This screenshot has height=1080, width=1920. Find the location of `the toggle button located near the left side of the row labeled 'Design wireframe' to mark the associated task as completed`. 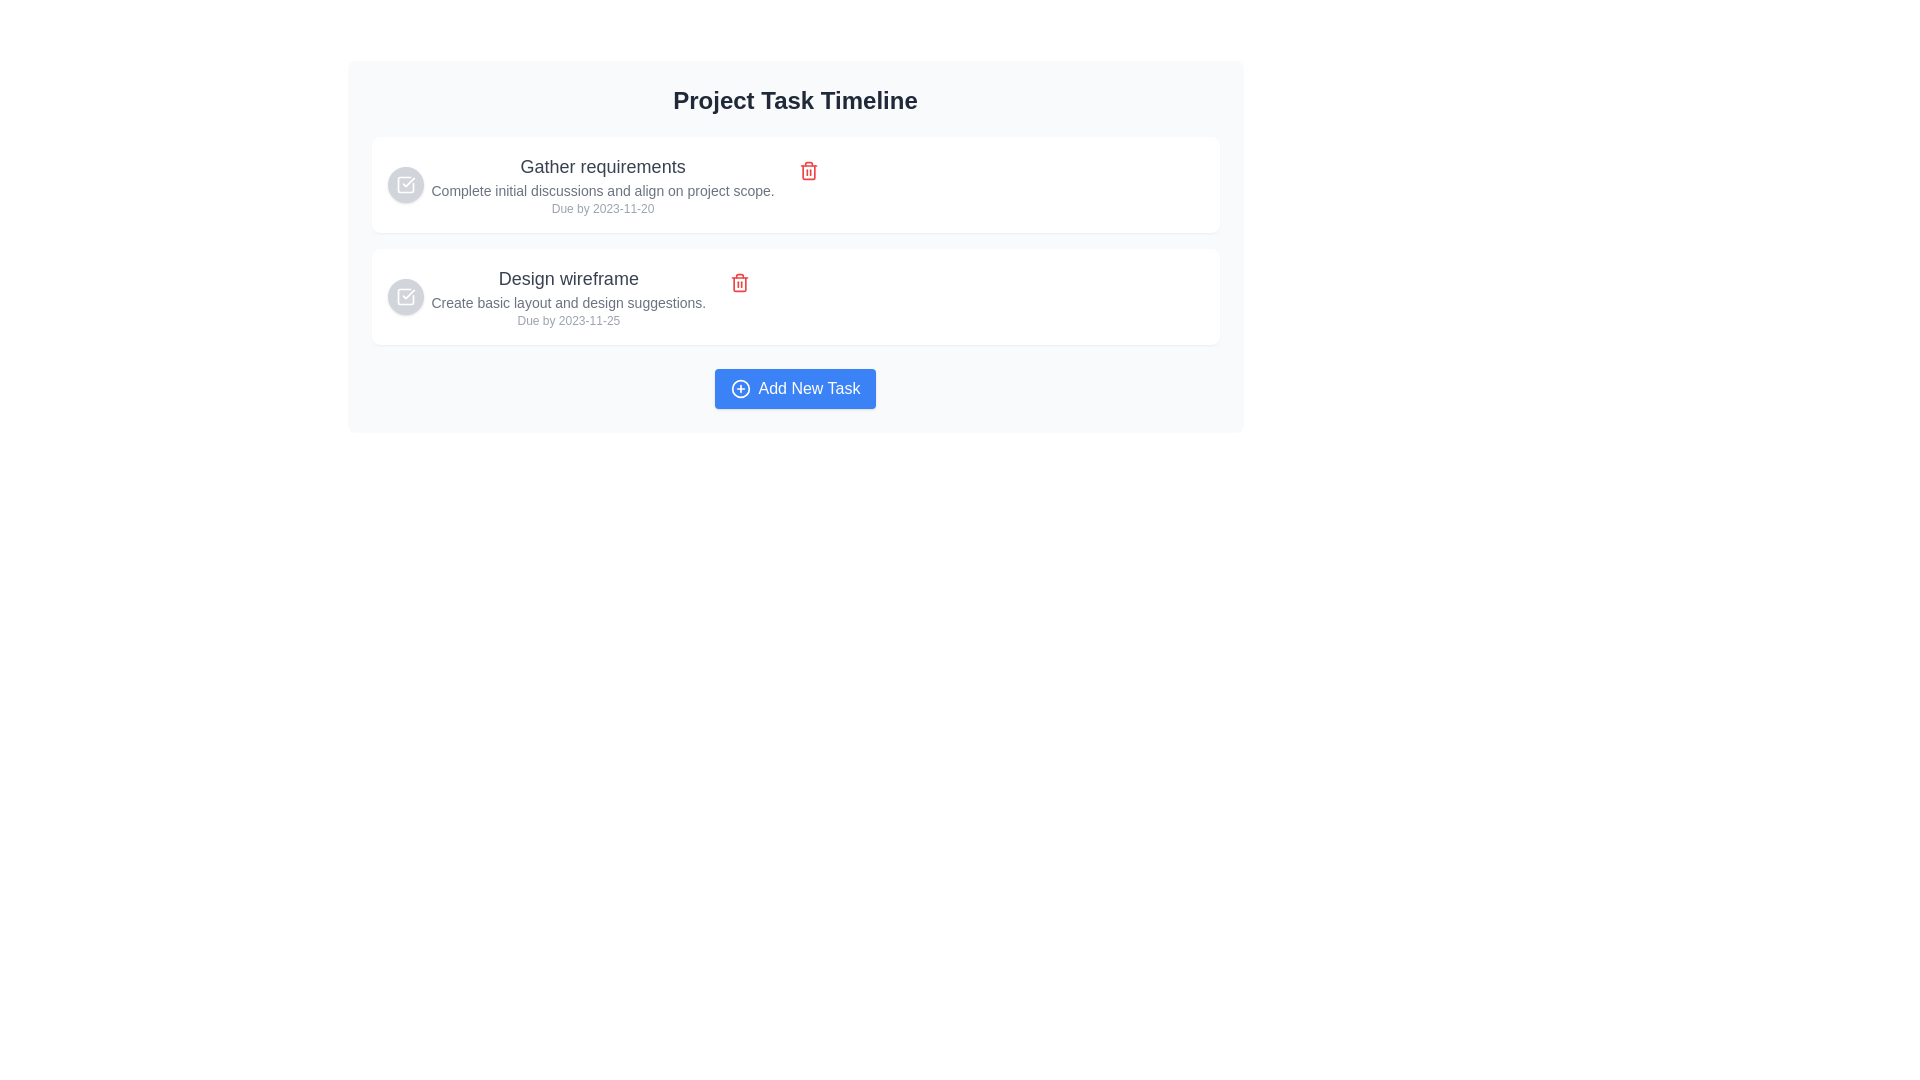

the toggle button located near the left side of the row labeled 'Design wireframe' to mark the associated task as completed is located at coordinates (404, 297).